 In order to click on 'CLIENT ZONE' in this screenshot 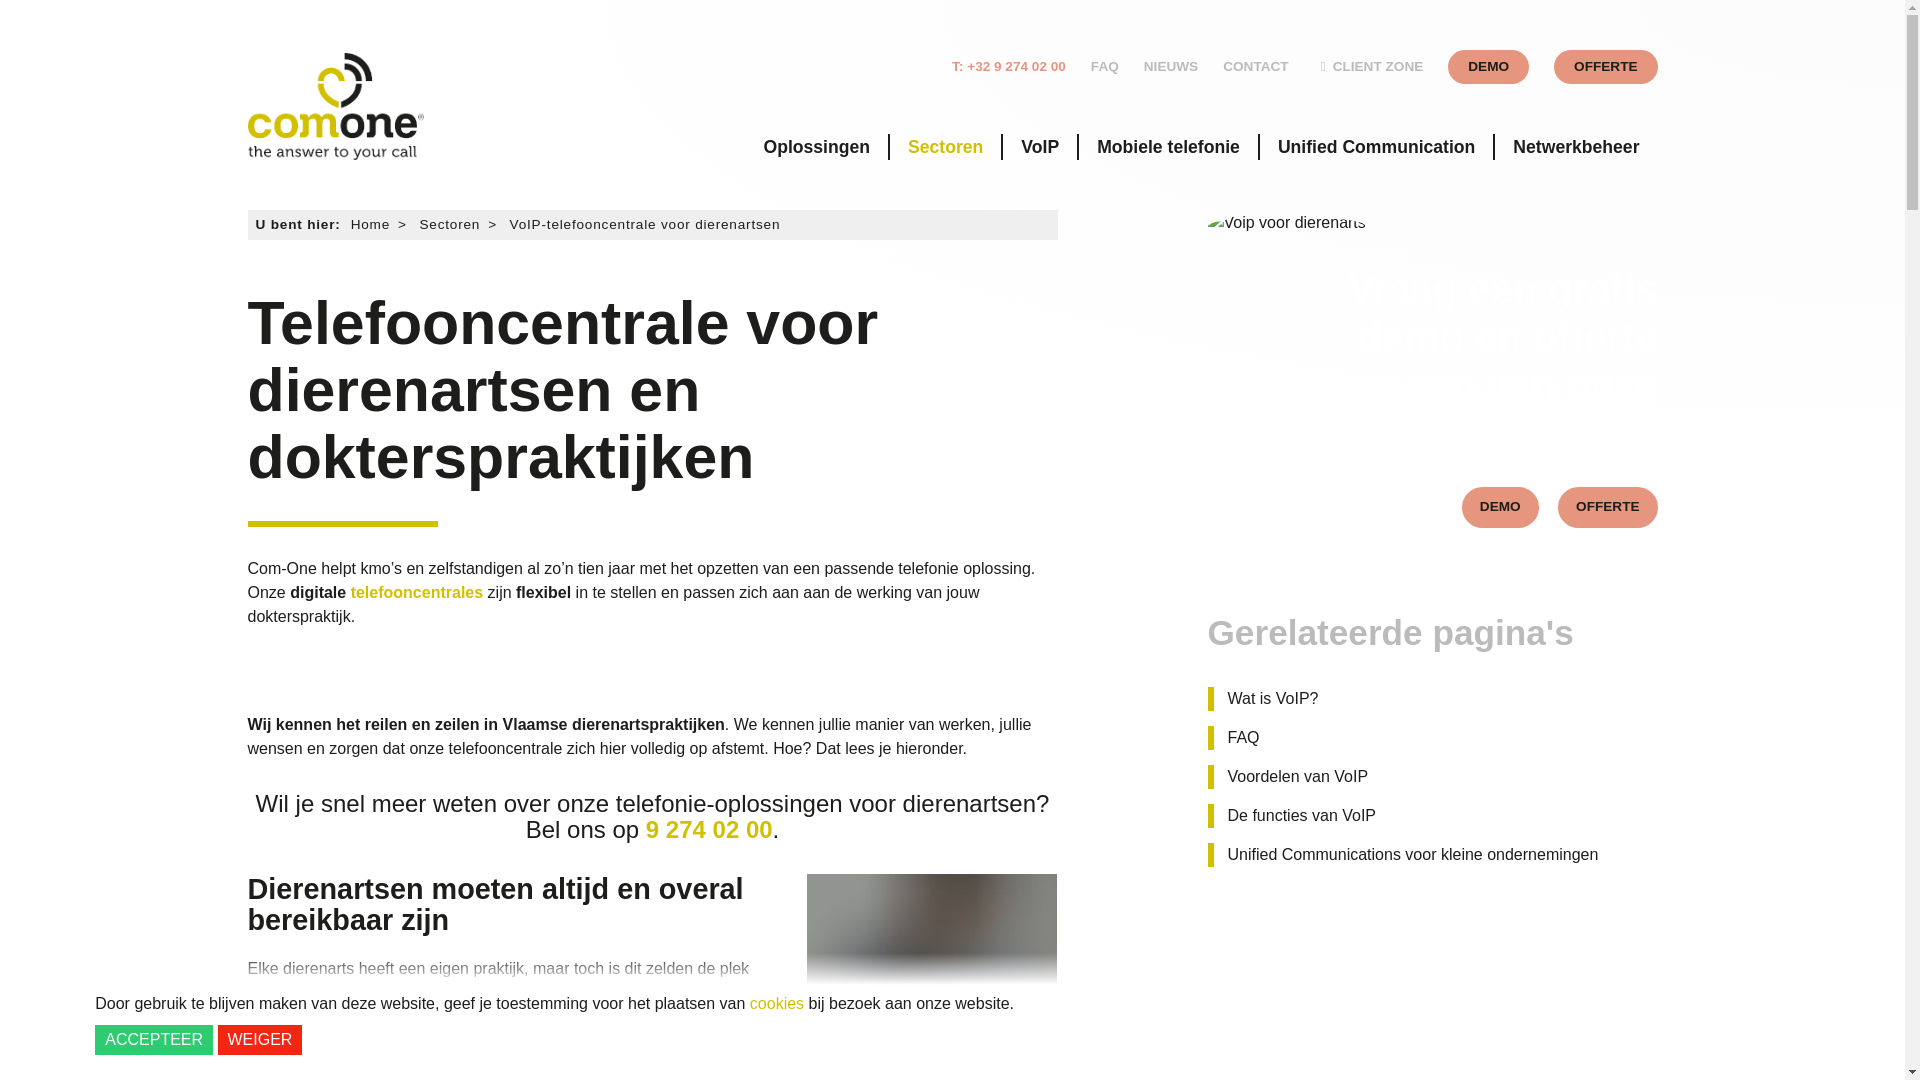, I will do `click(1314, 65)`.